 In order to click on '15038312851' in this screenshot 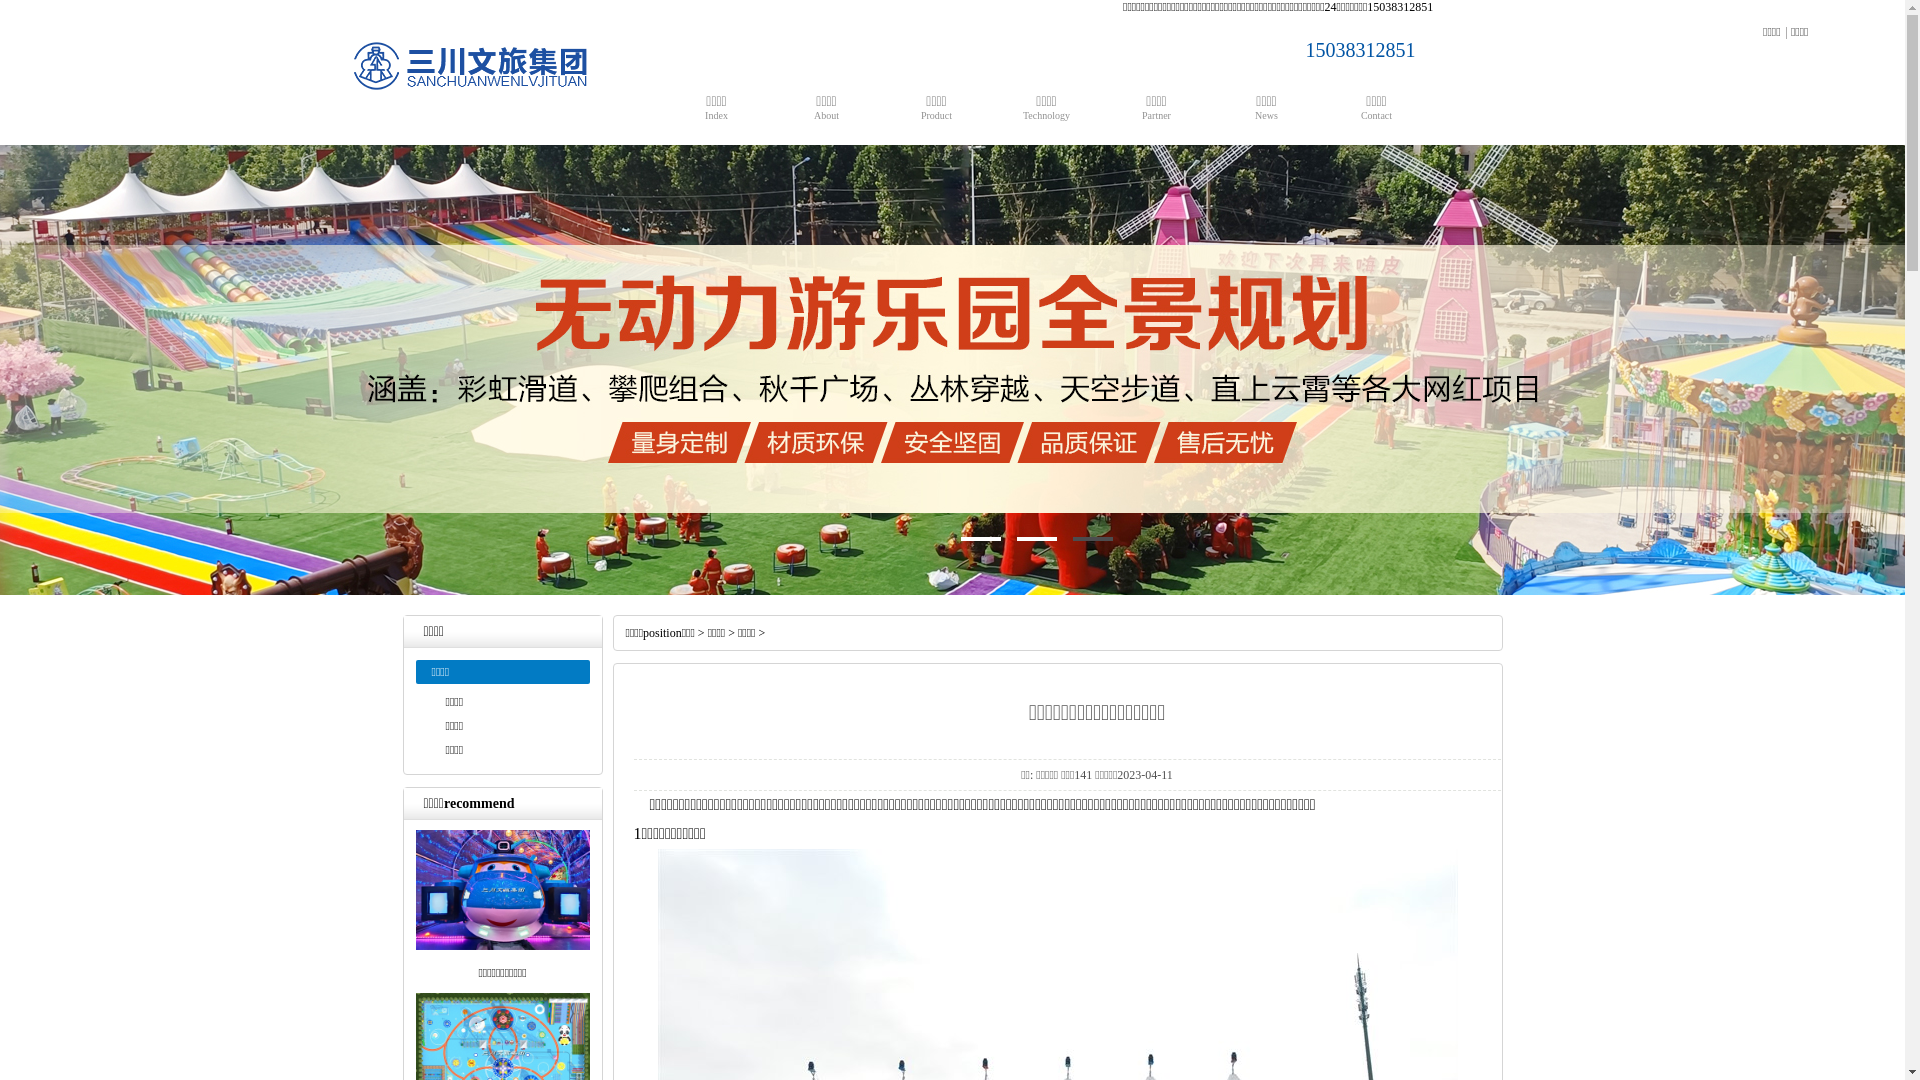, I will do `click(1335, 49)`.